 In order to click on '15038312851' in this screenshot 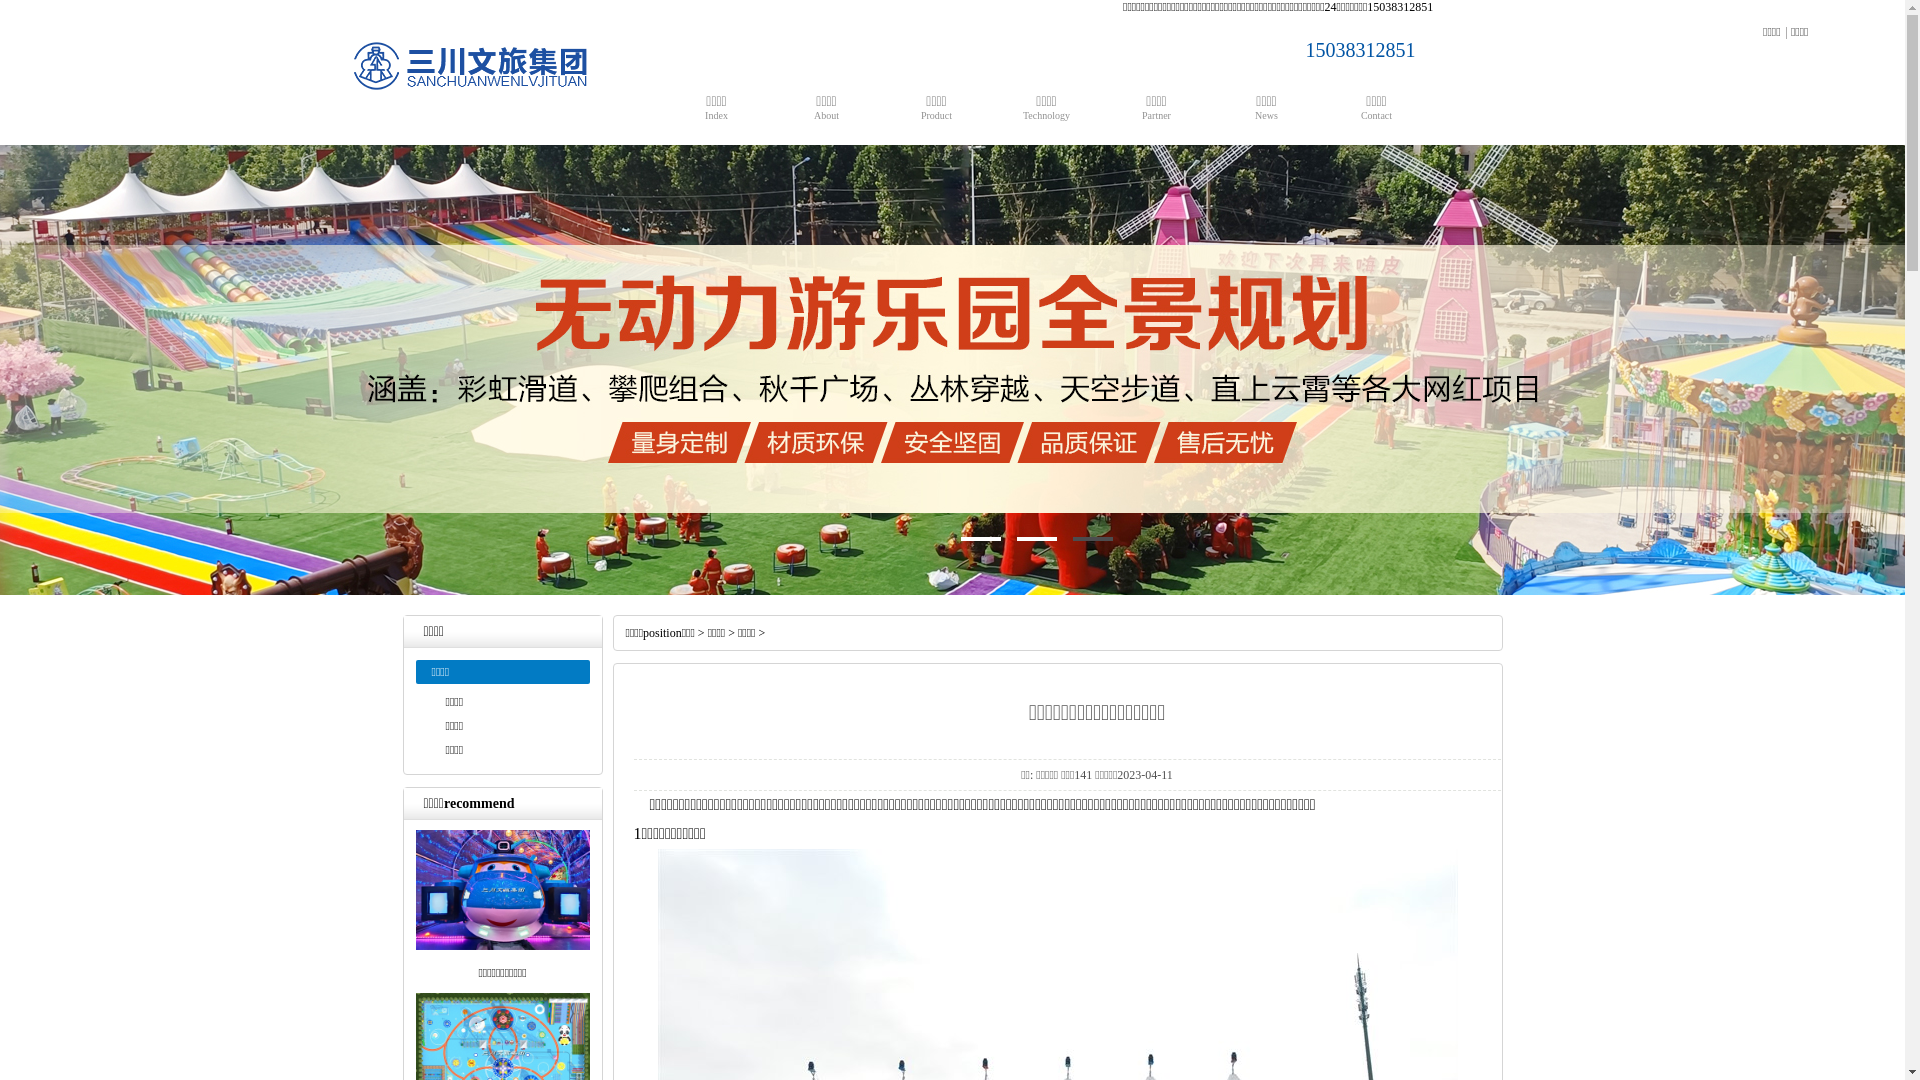, I will do `click(1335, 49)`.